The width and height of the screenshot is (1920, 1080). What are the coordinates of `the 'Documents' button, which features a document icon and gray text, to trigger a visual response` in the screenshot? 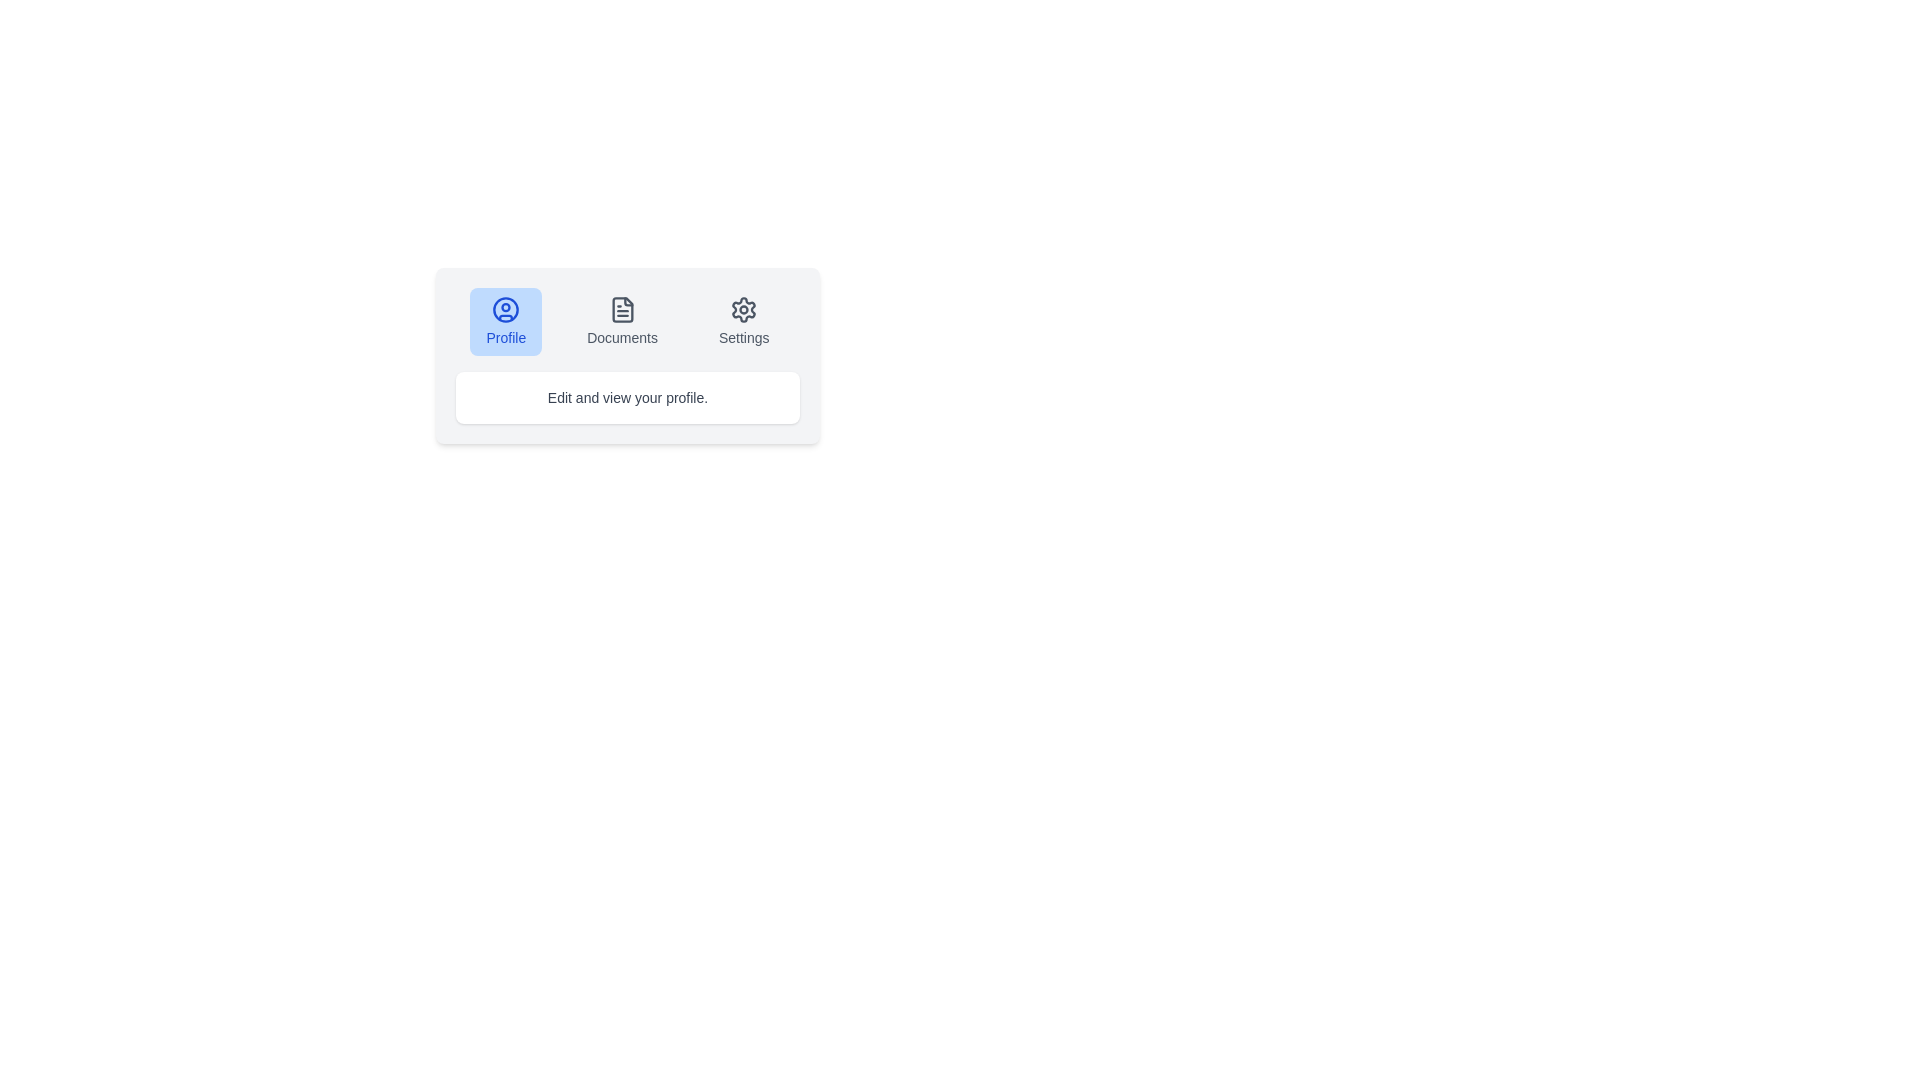 It's located at (621, 320).